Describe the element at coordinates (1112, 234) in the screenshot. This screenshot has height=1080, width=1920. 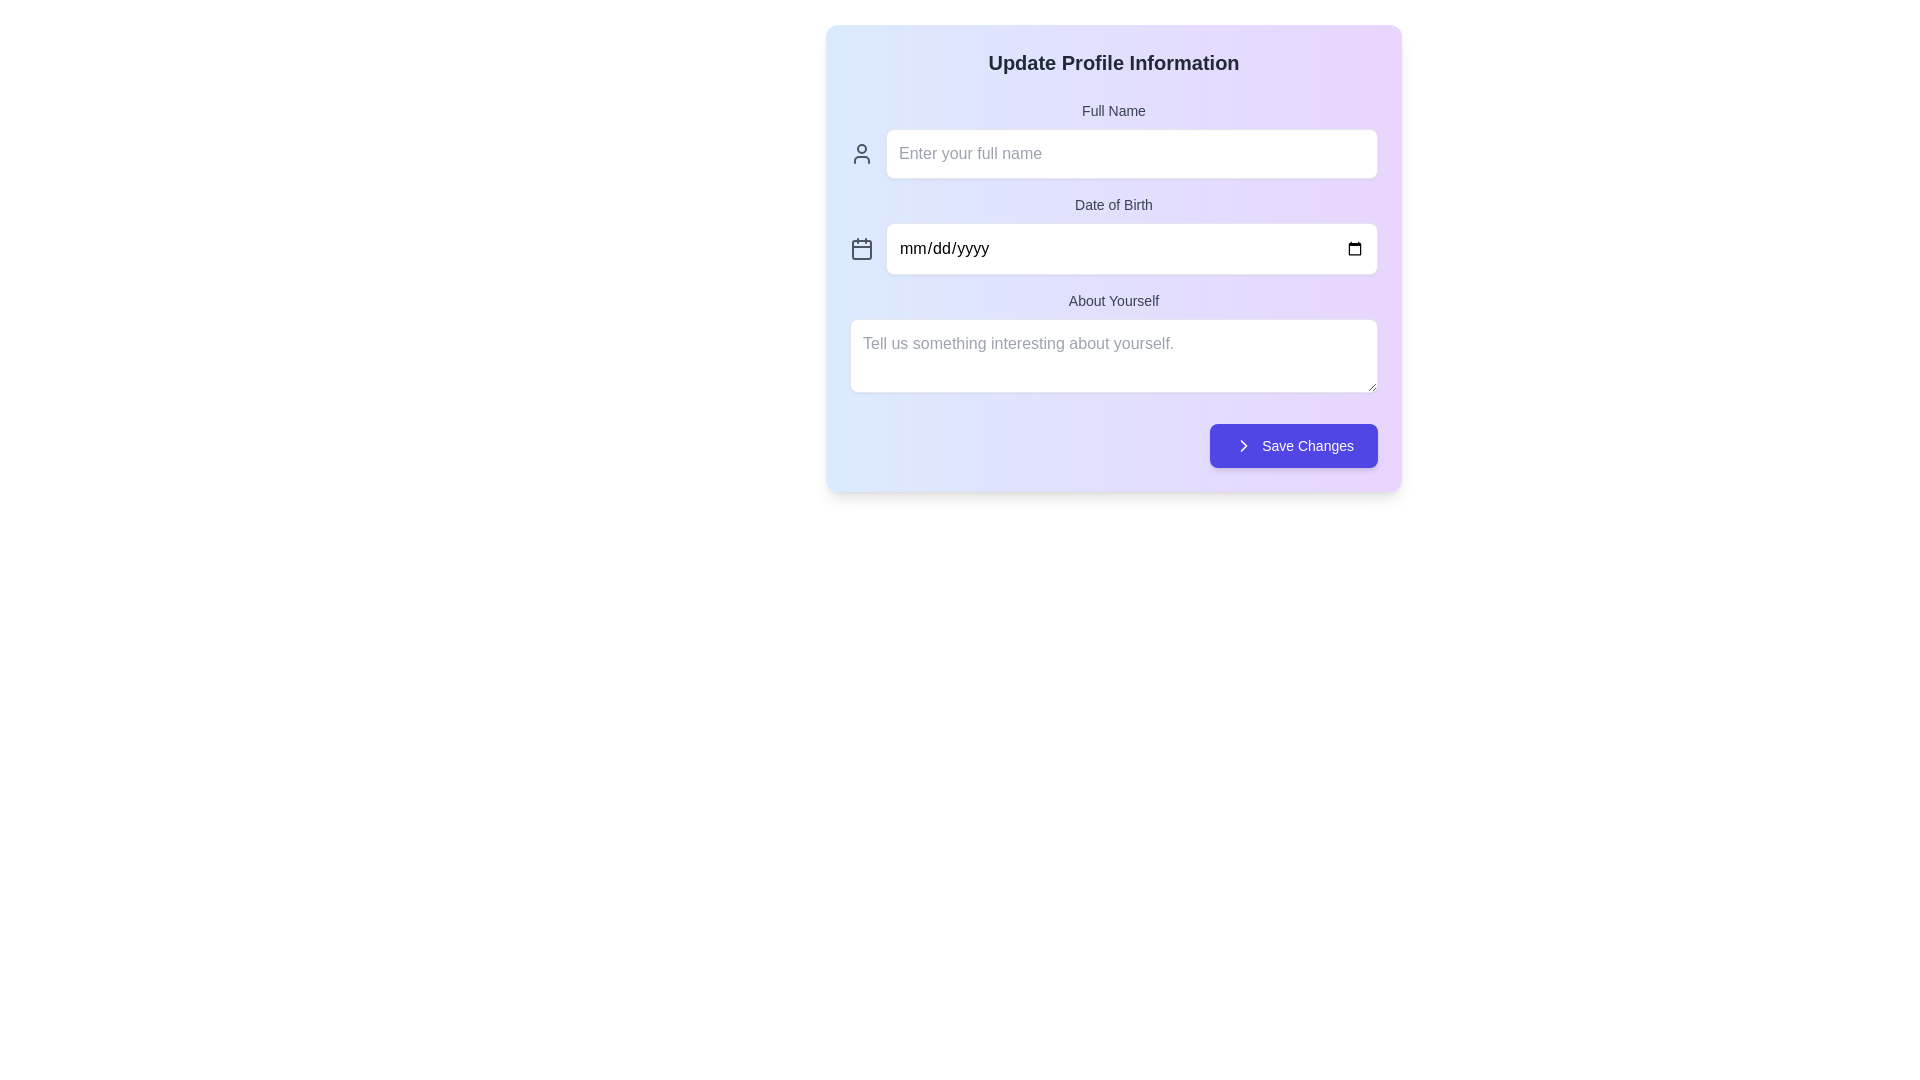
I see `the Date input field labeled 'Date of Birth' in the 'Update Profile Information' form` at that location.